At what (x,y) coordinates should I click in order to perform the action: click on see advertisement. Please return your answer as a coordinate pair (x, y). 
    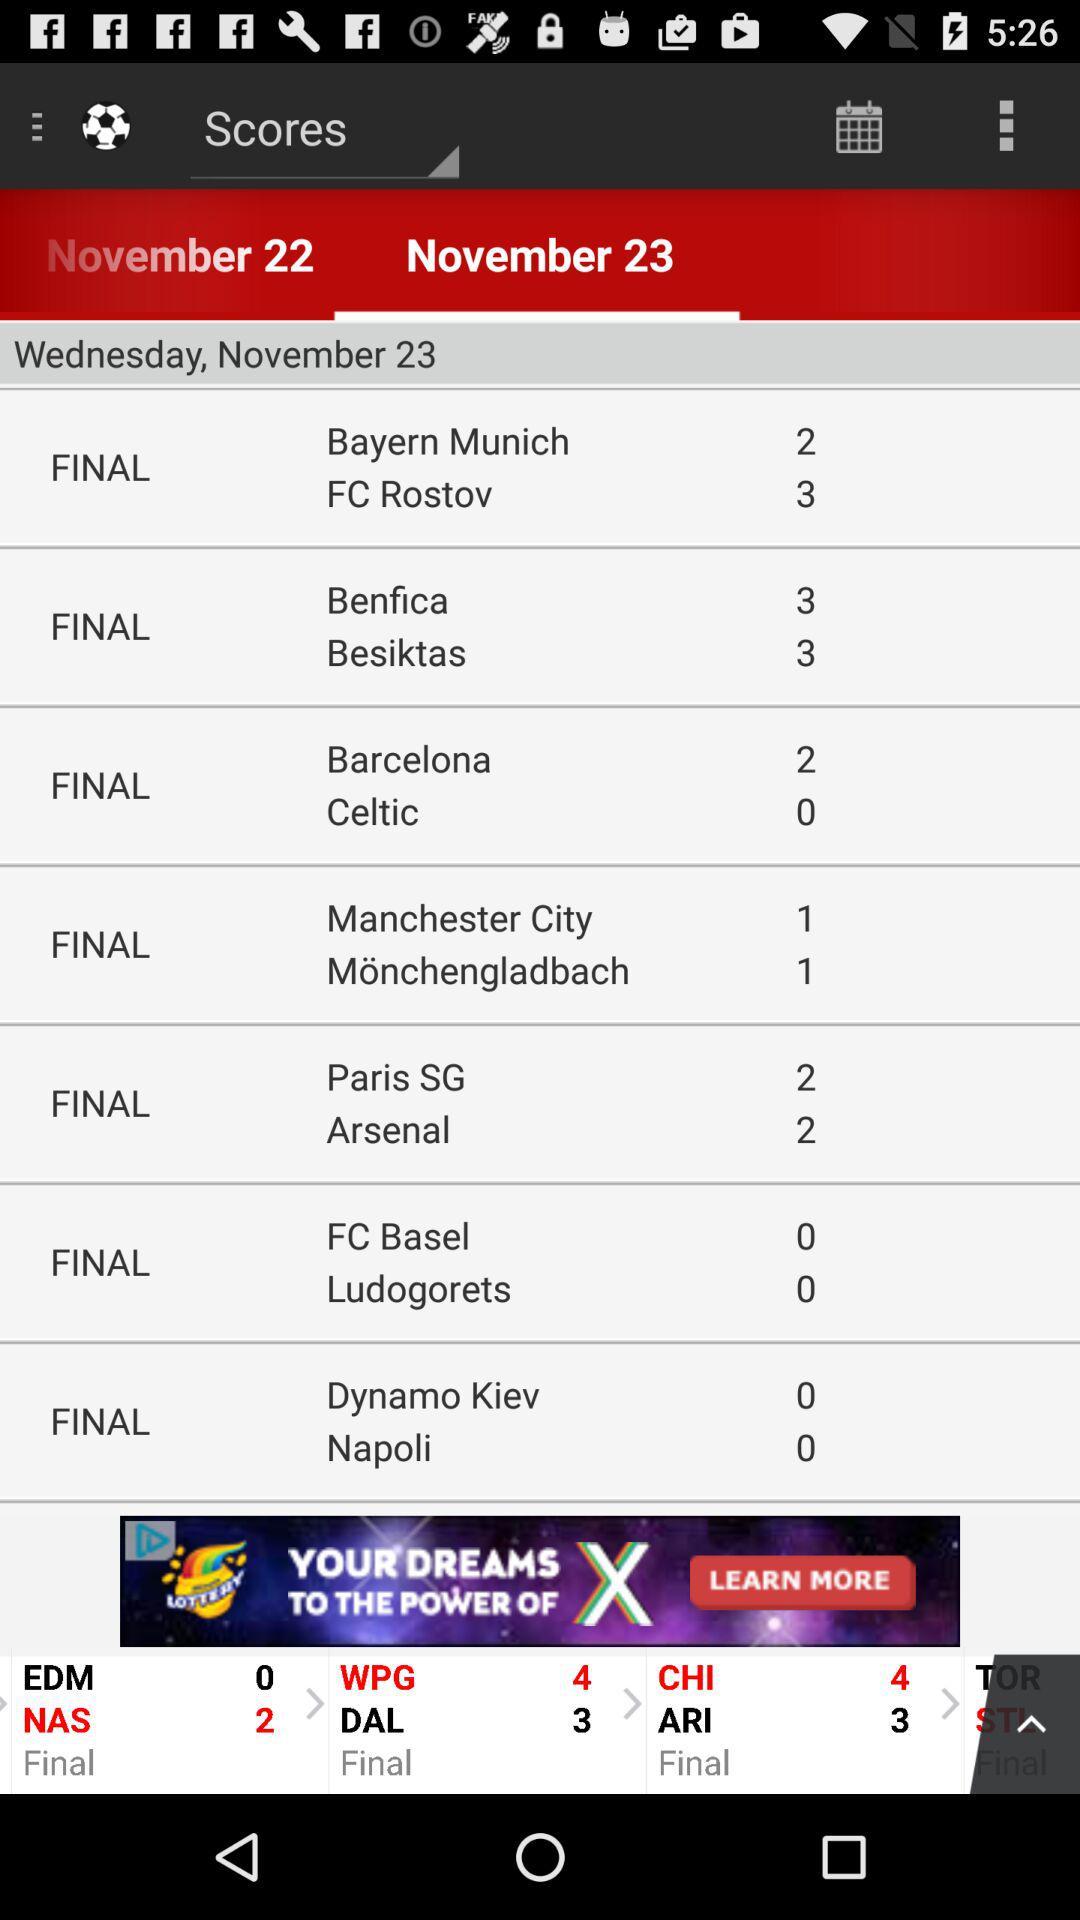
    Looking at the image, I should click on (540, 1580).